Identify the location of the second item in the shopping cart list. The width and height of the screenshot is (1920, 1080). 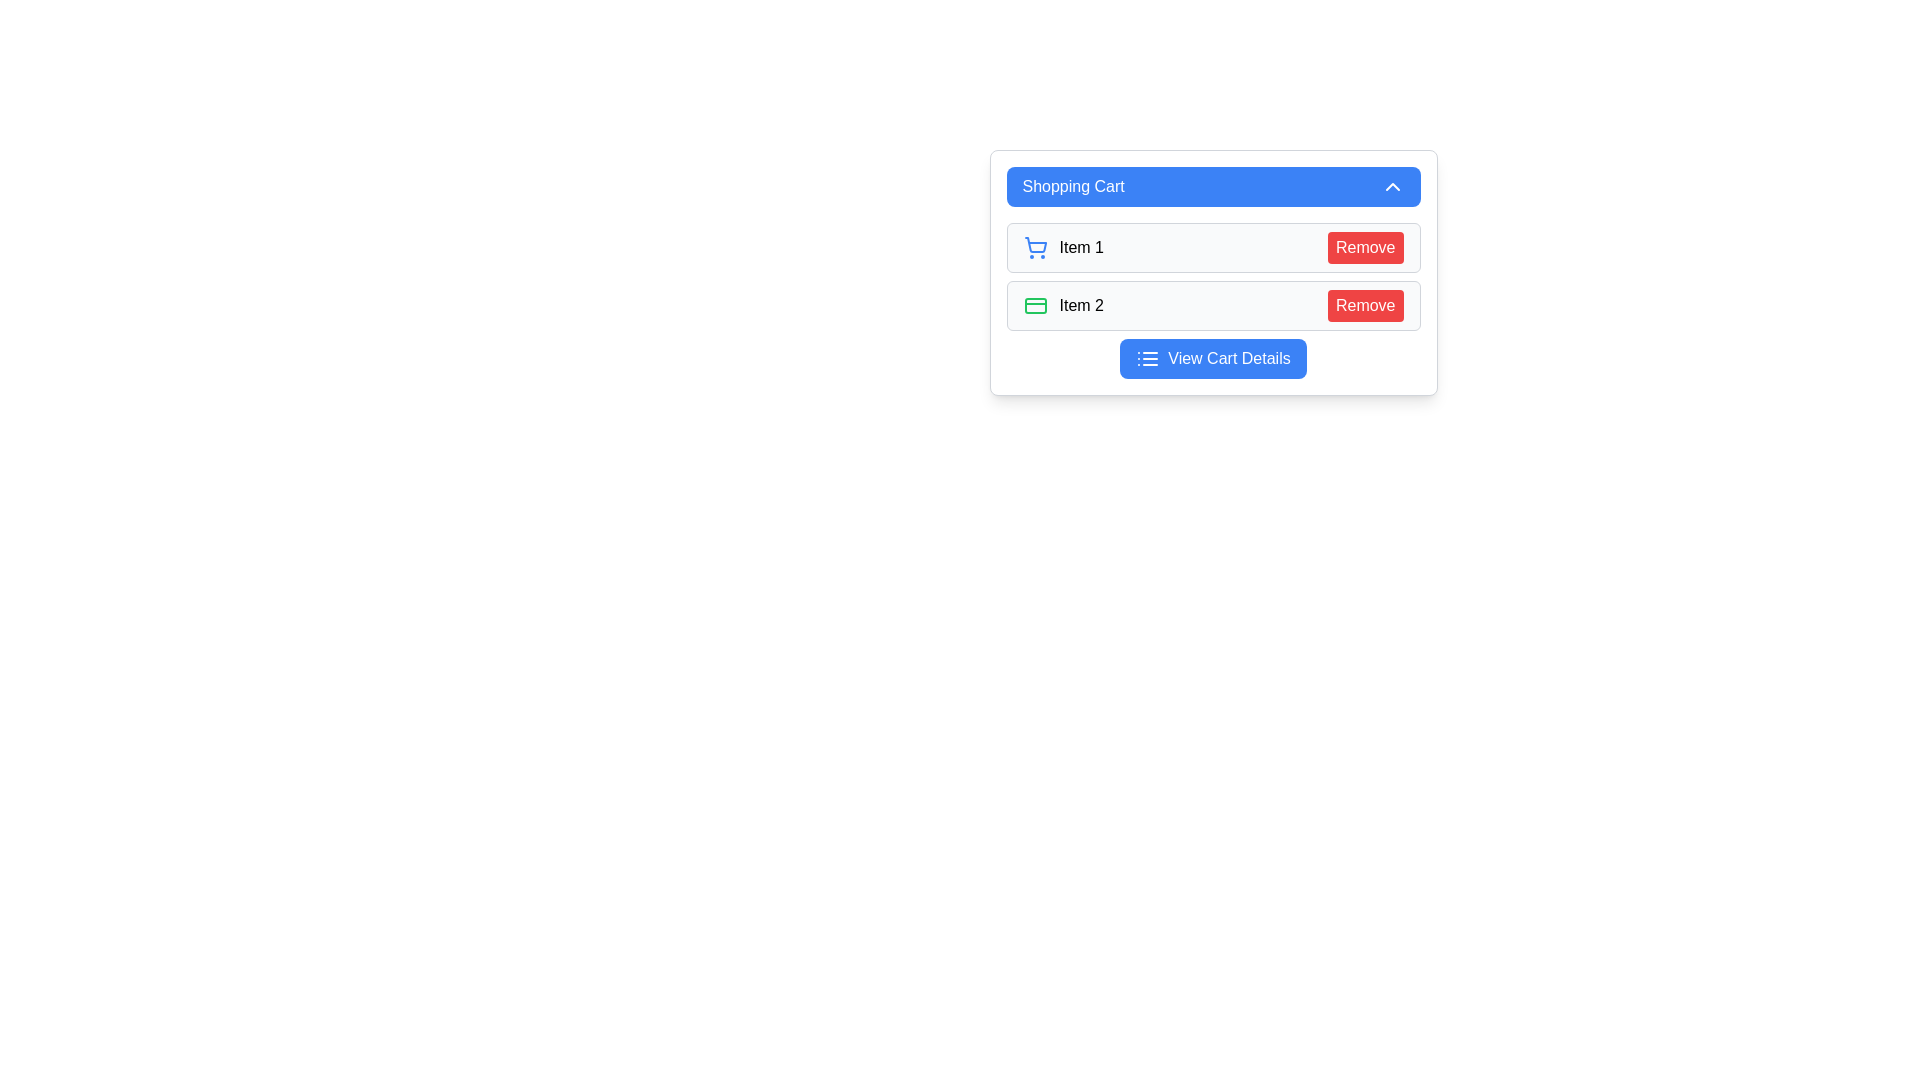
(1212, 305).